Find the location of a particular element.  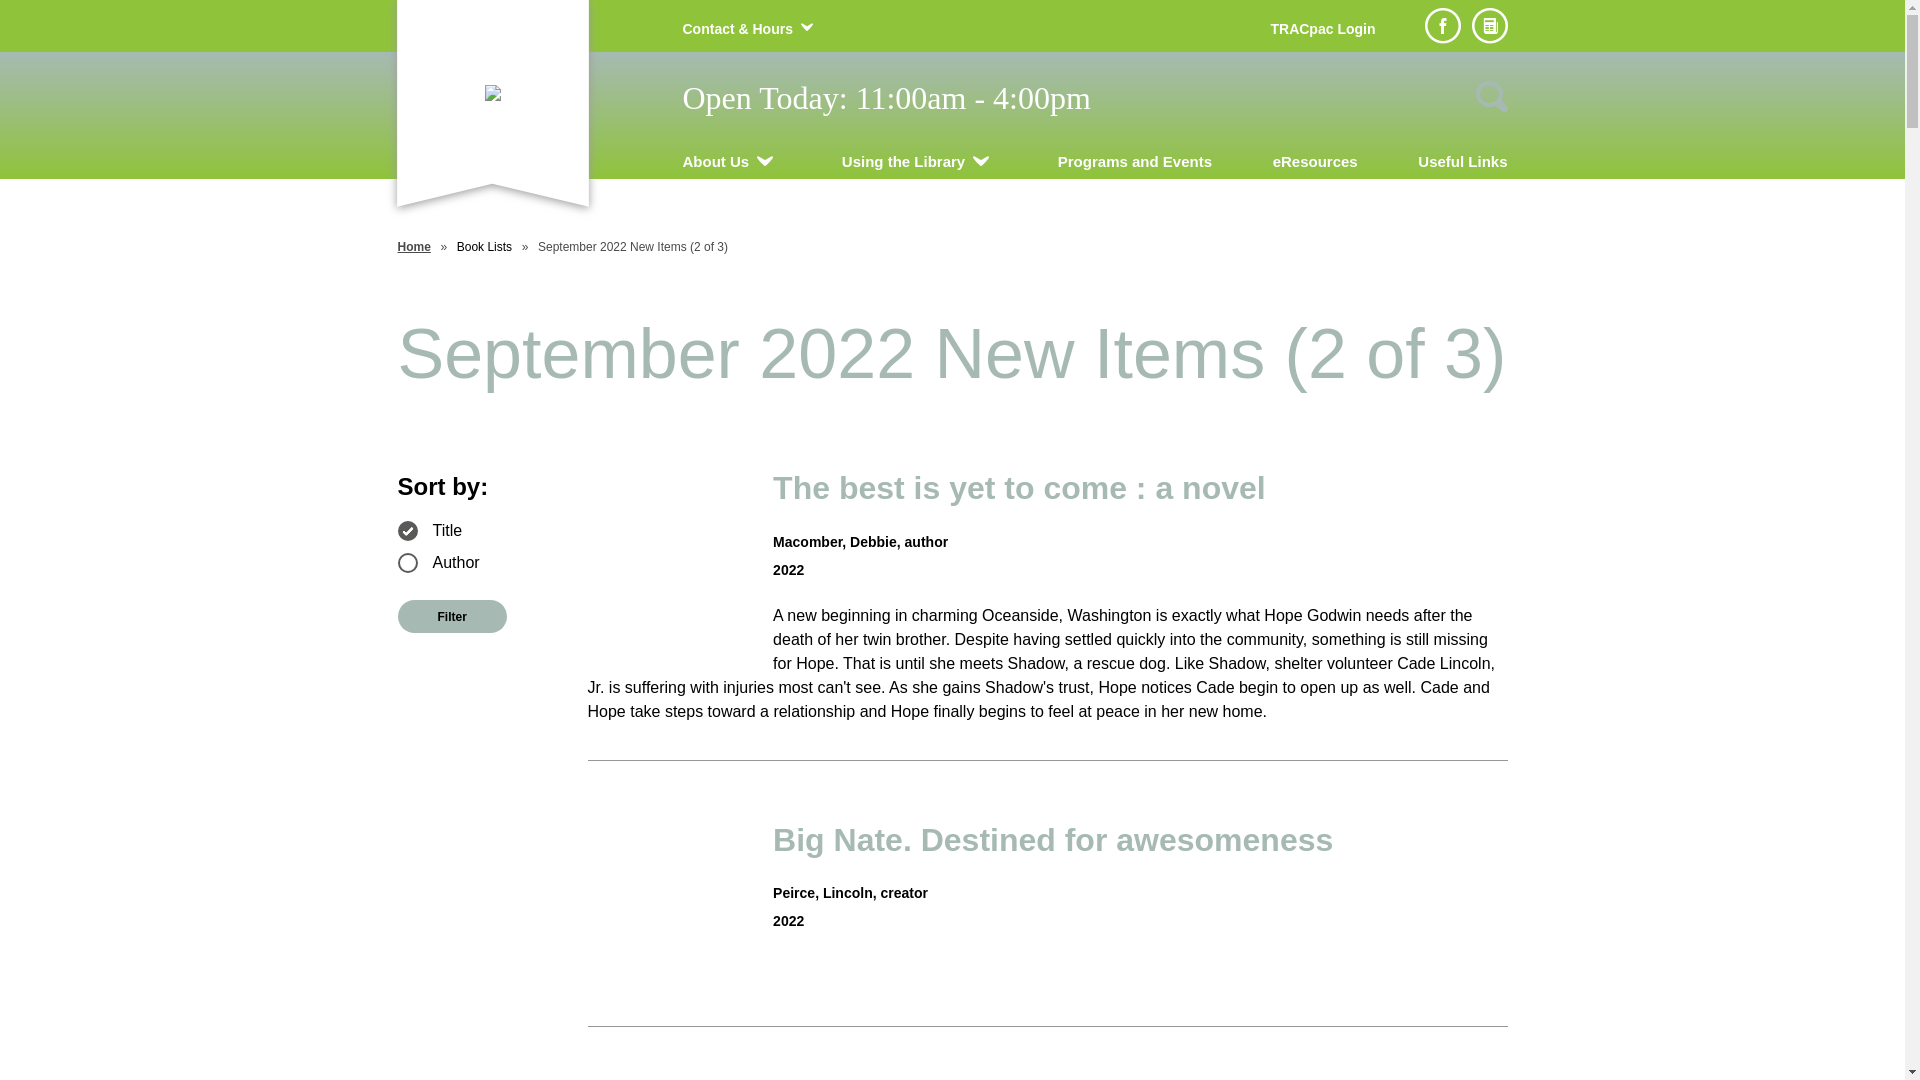

'Filter' is located at coordinates (451, 615).